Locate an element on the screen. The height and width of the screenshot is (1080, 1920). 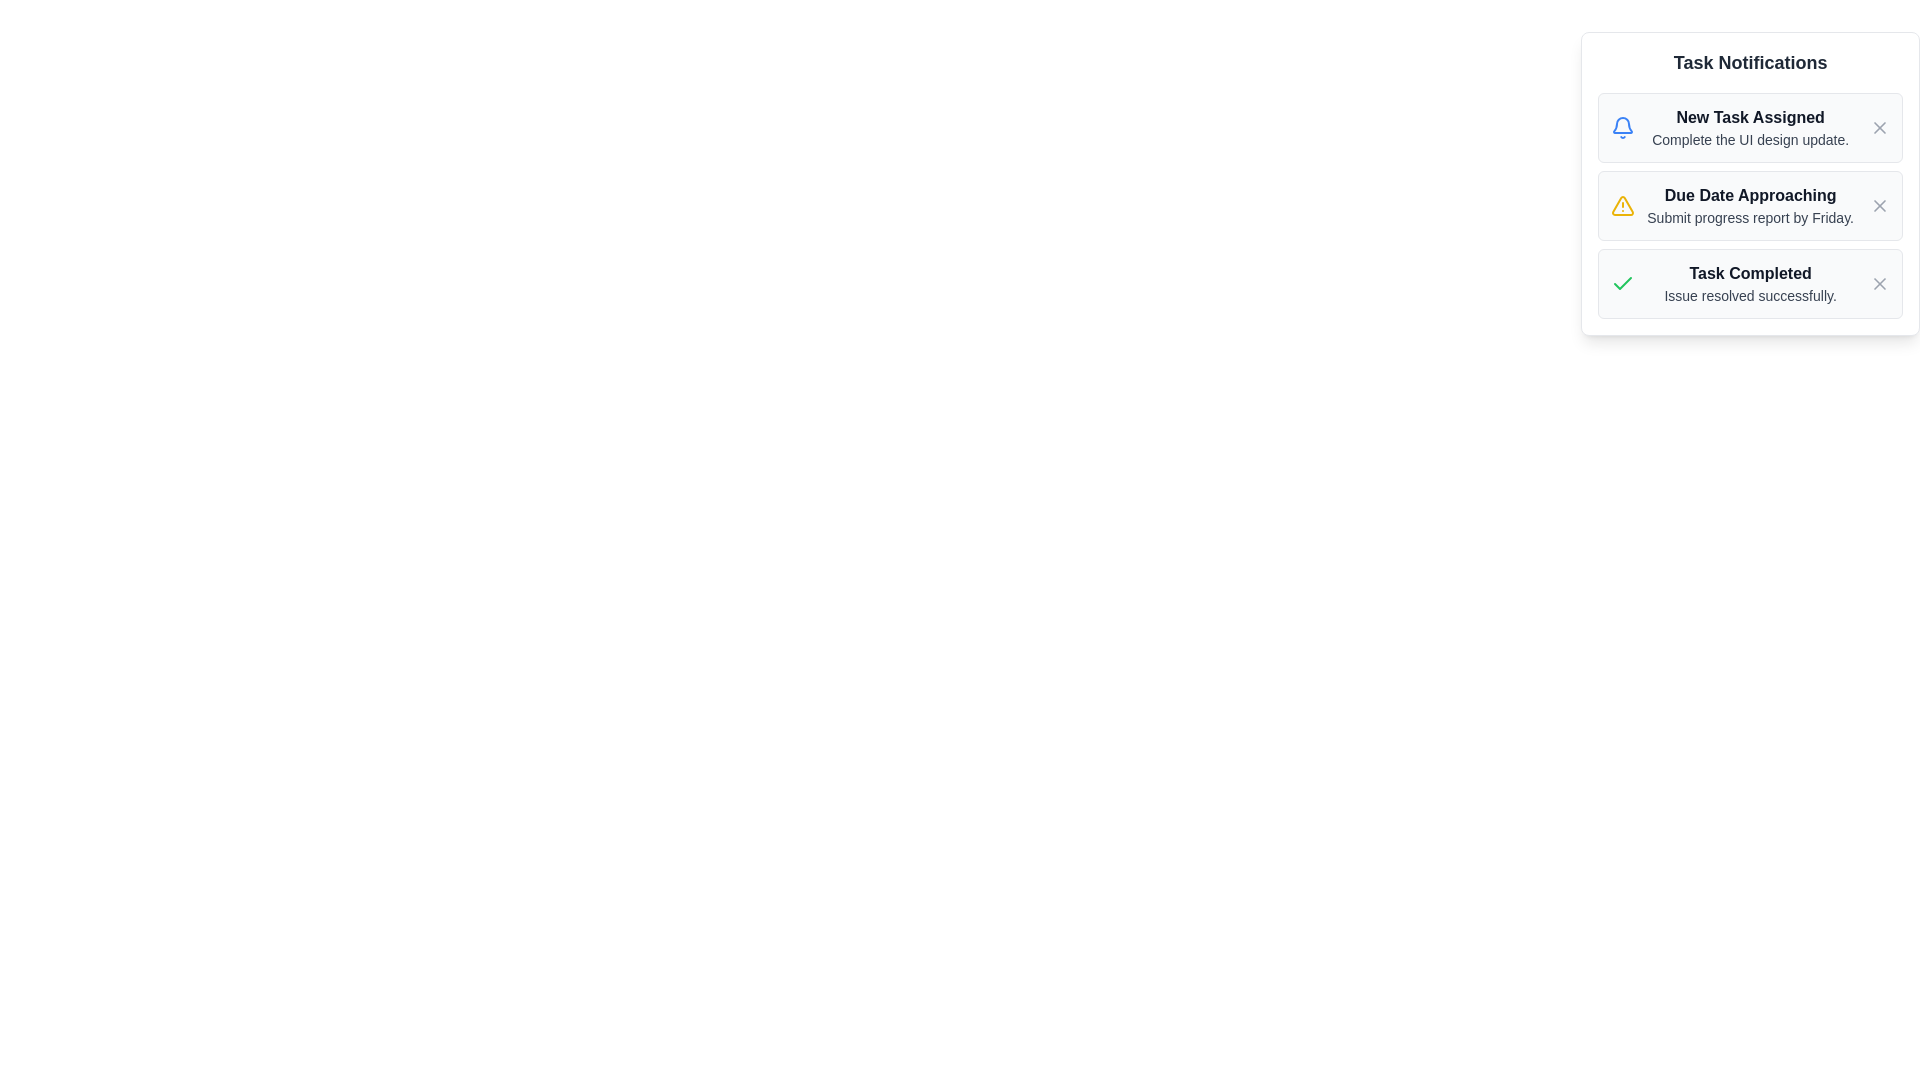
text 'Task Completed' displayed in bold dark gray color, located in the bottom-most notification panel of 'Task Notifications', directly above 'Issue resolved successfully' is located at coordinates (1749, 273).